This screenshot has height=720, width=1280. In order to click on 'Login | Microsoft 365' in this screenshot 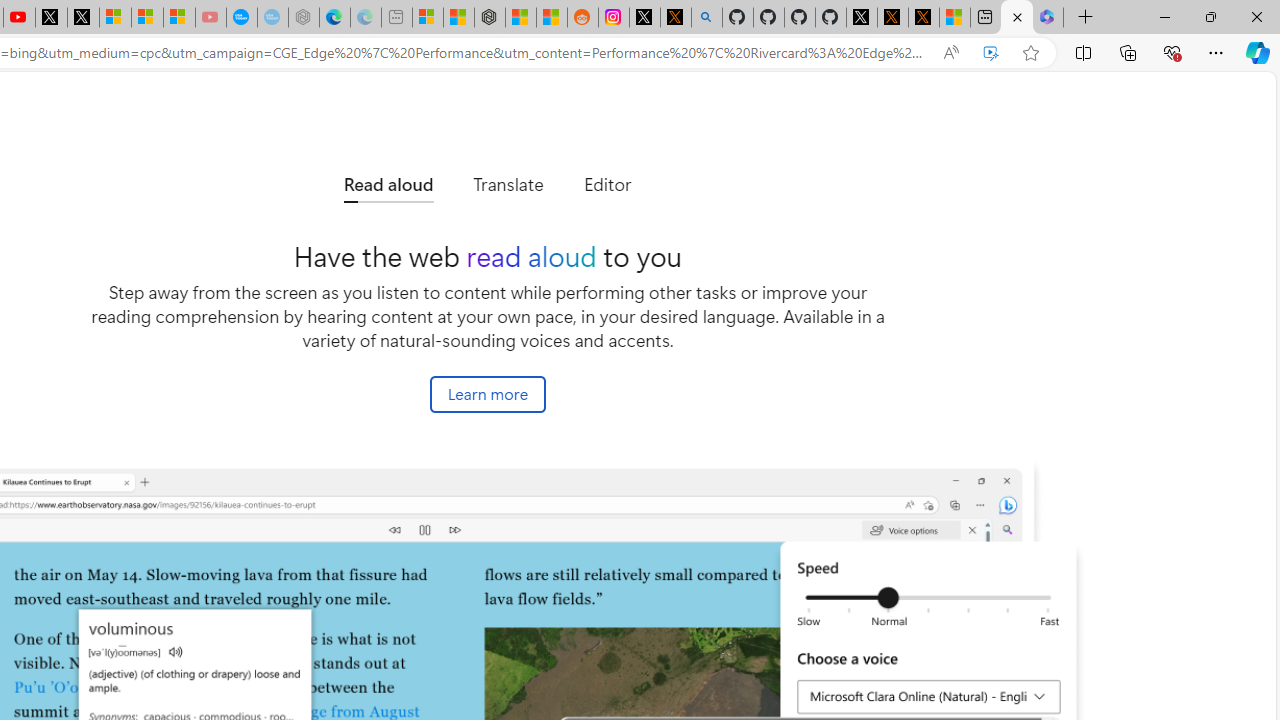, I will do `click(1047, 17)`.